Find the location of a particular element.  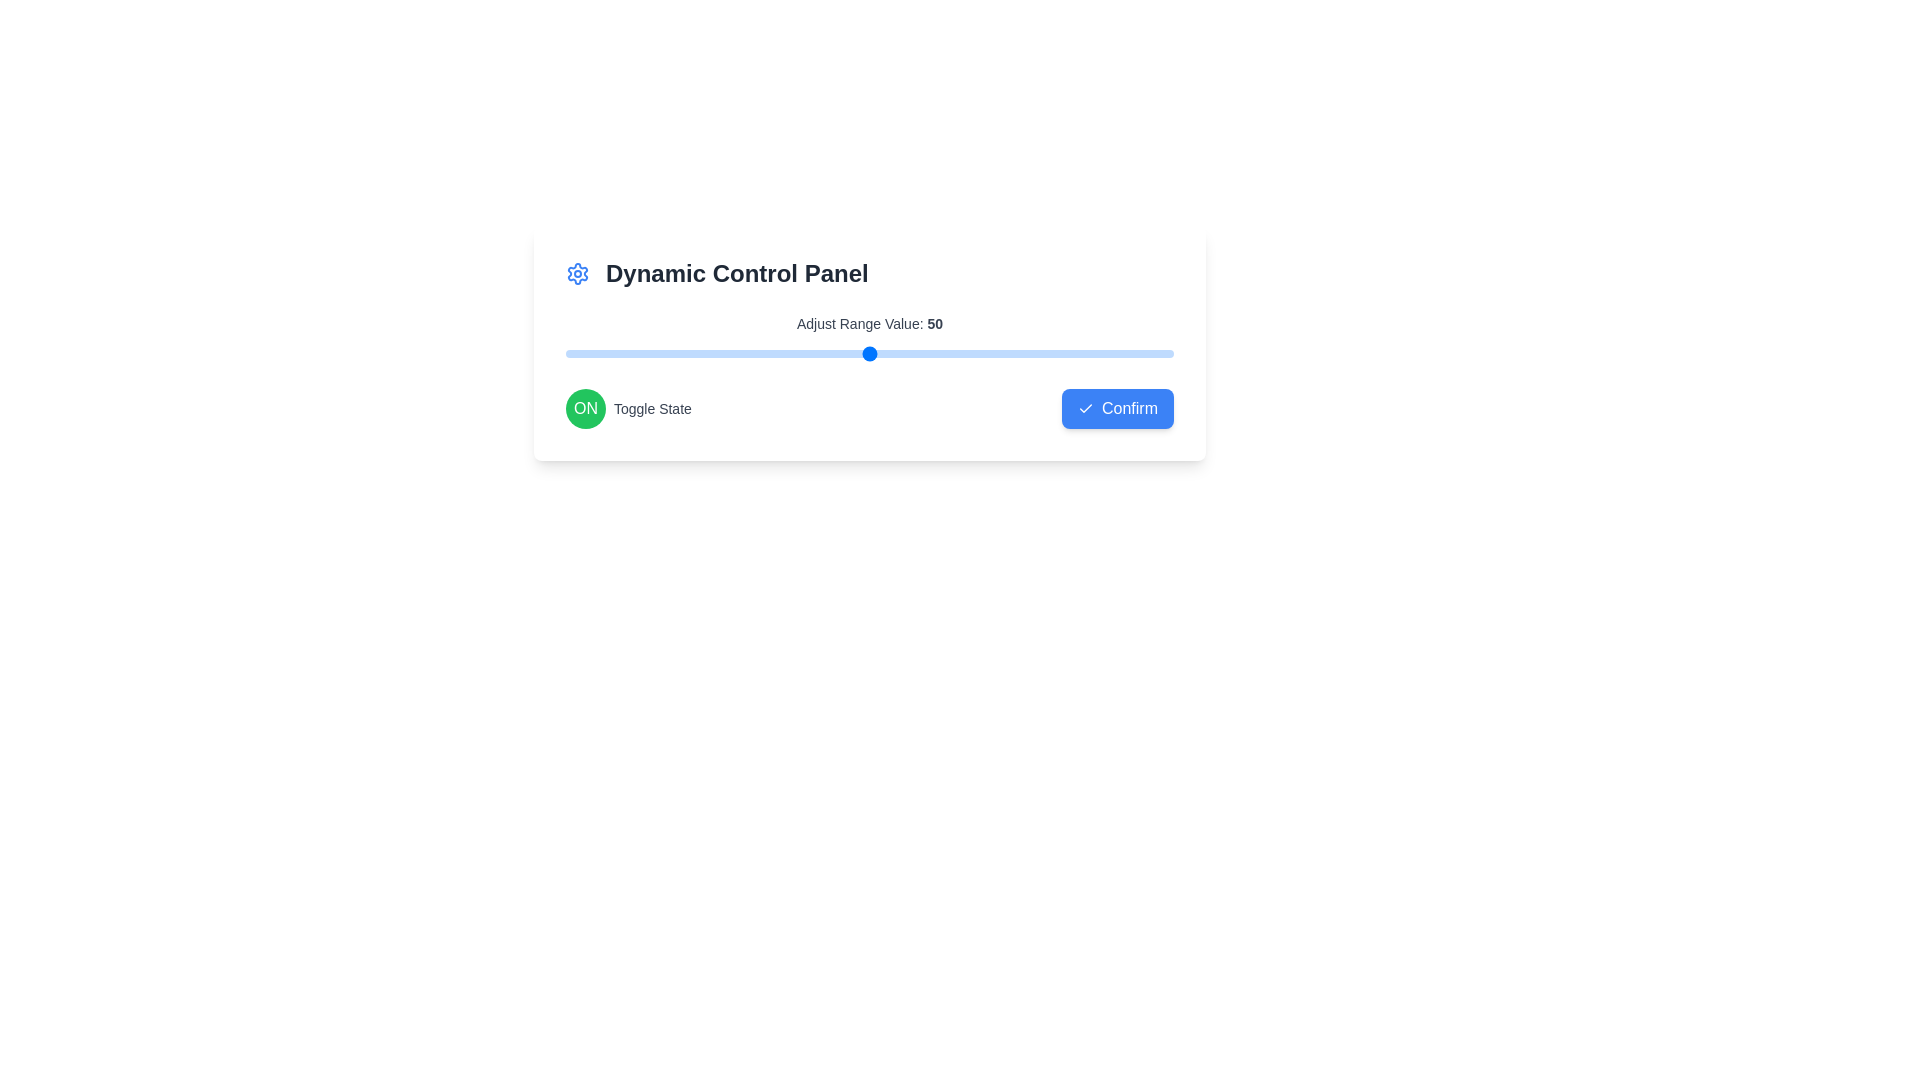

the slider value is located at coordinates (941, 353).